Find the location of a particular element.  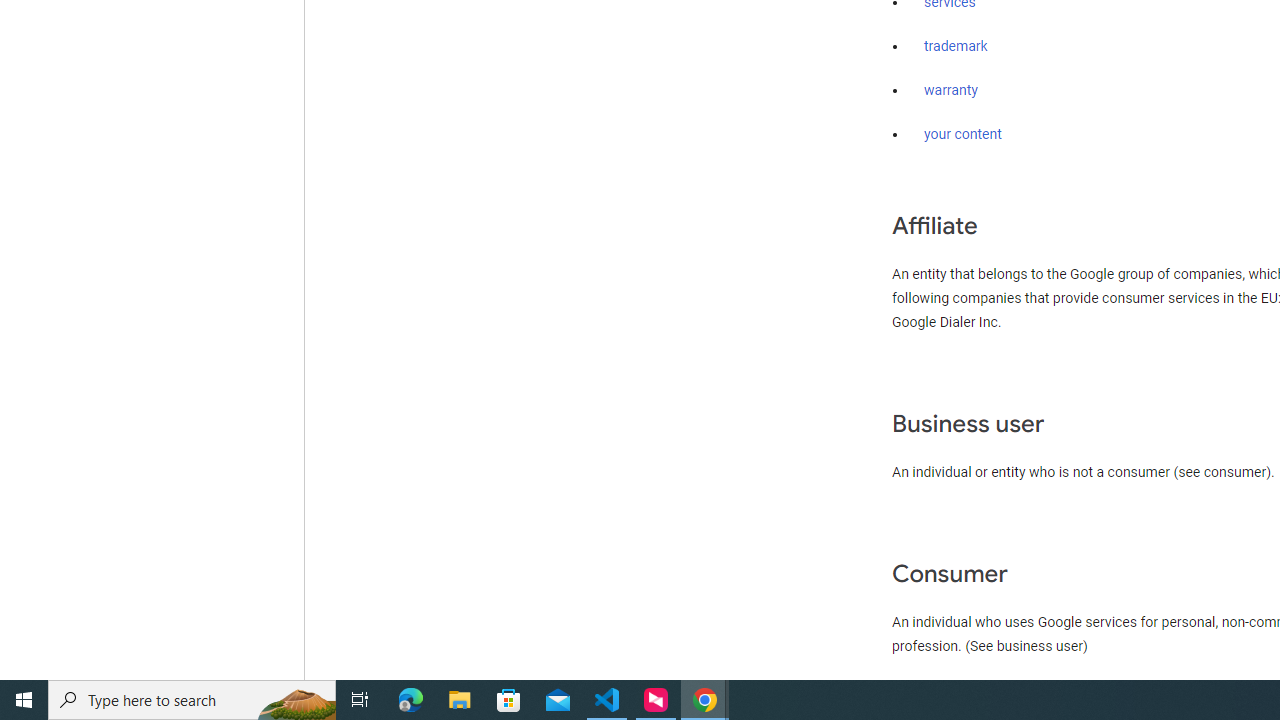

'your content' is located at coordinates (963, 135).